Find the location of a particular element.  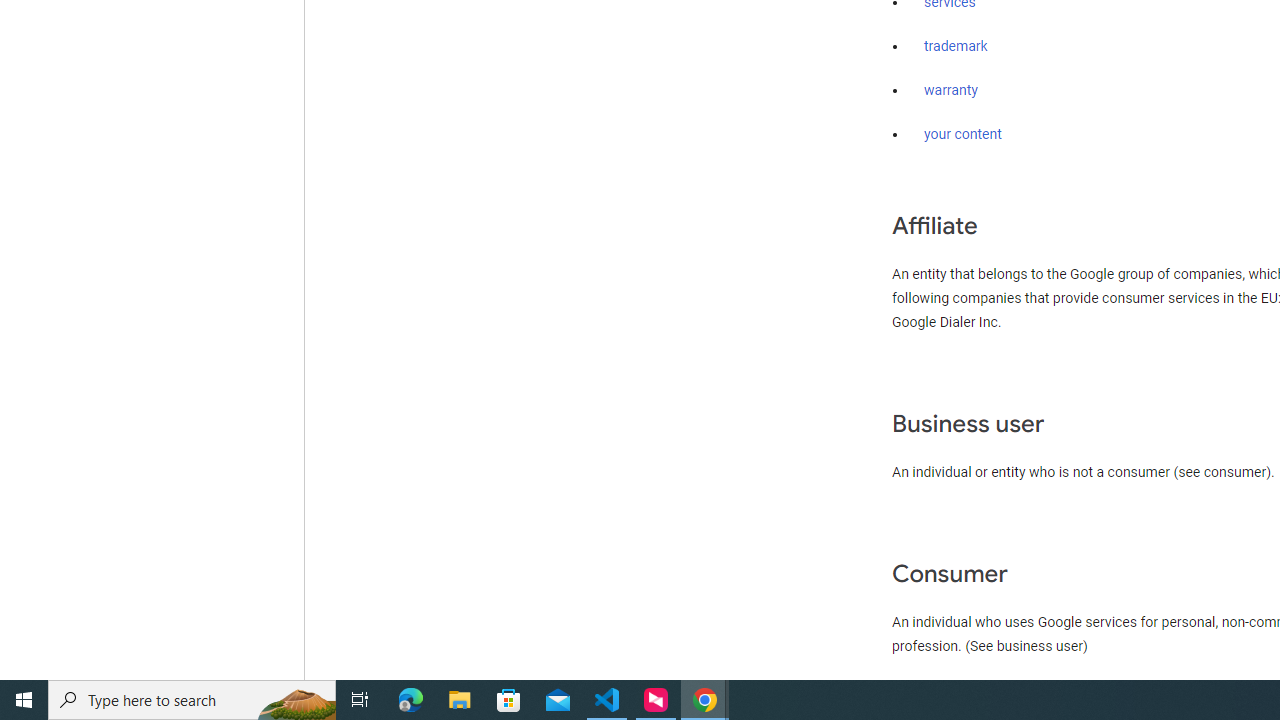

'your content' is located at coordinates (963, 135).